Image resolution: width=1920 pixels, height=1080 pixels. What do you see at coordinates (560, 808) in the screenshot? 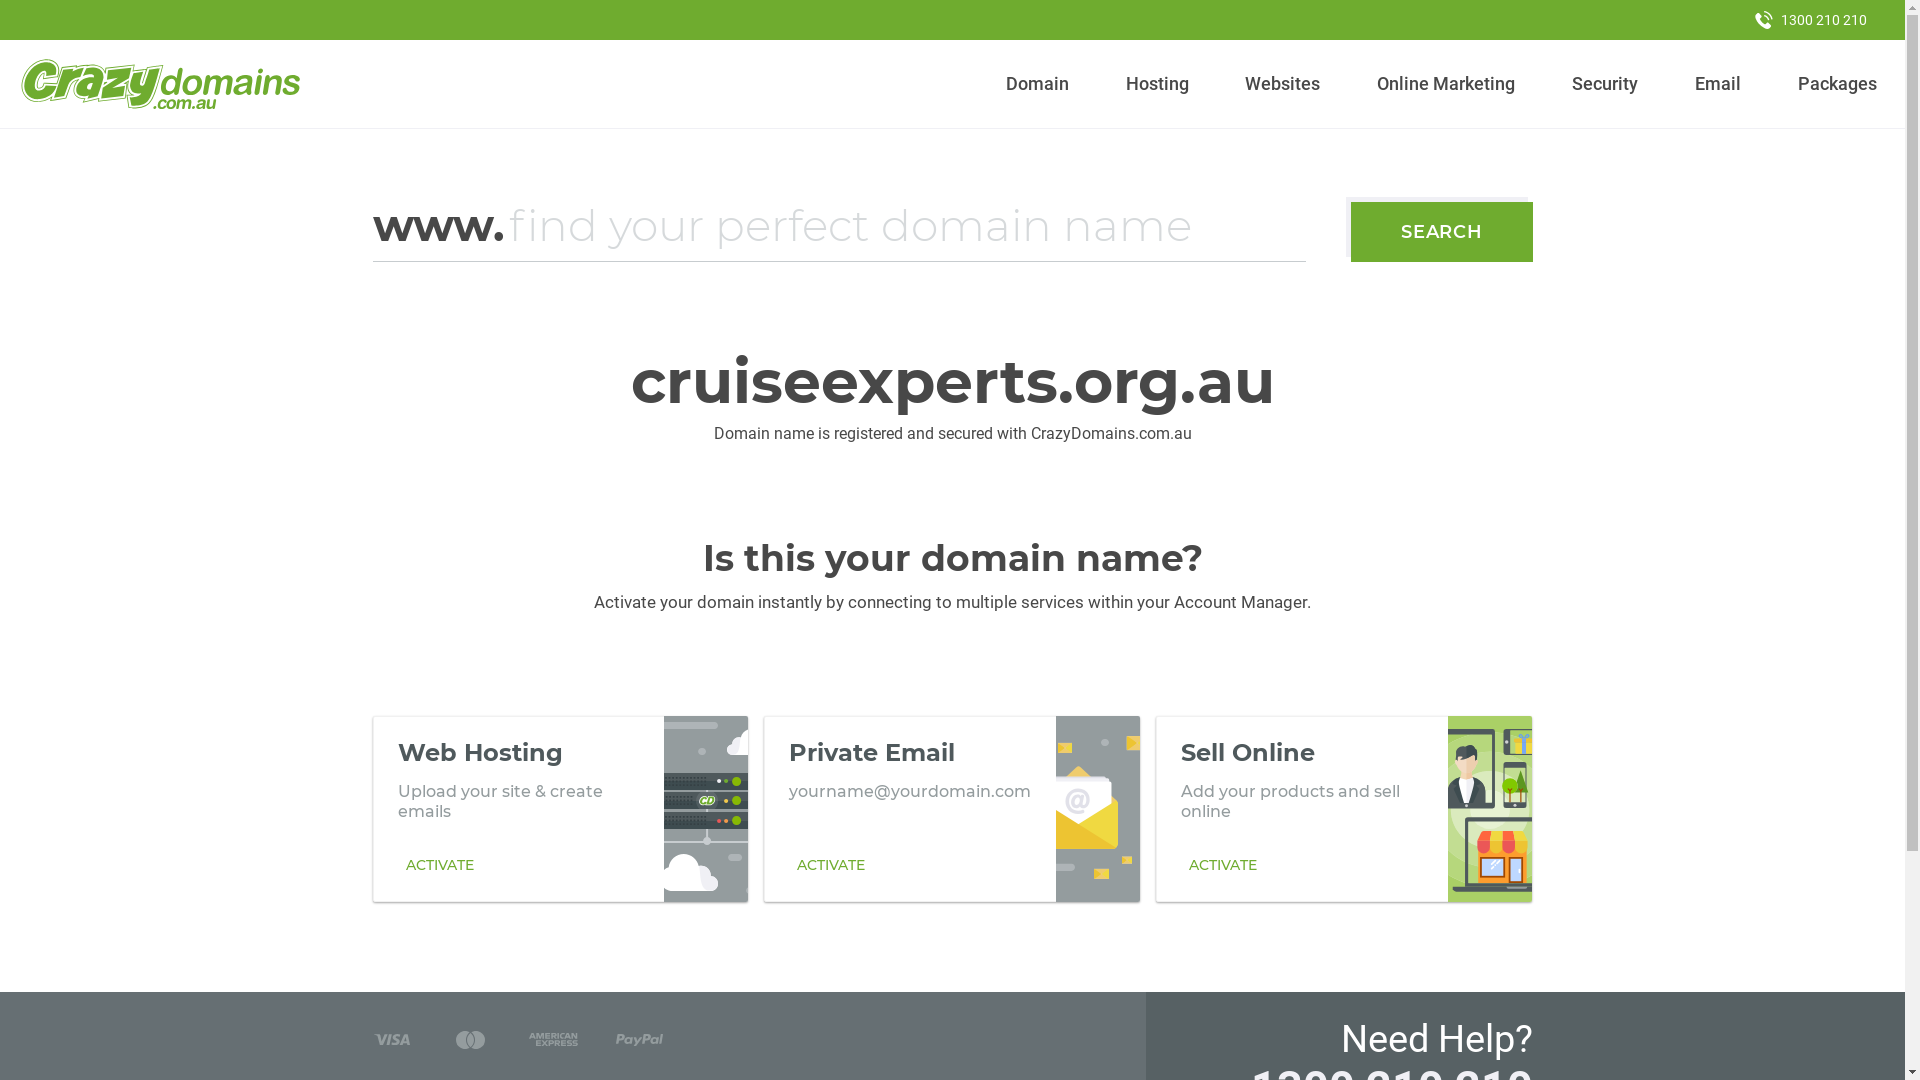
I see `'Web Hosting` at bounding box center [560, 808].